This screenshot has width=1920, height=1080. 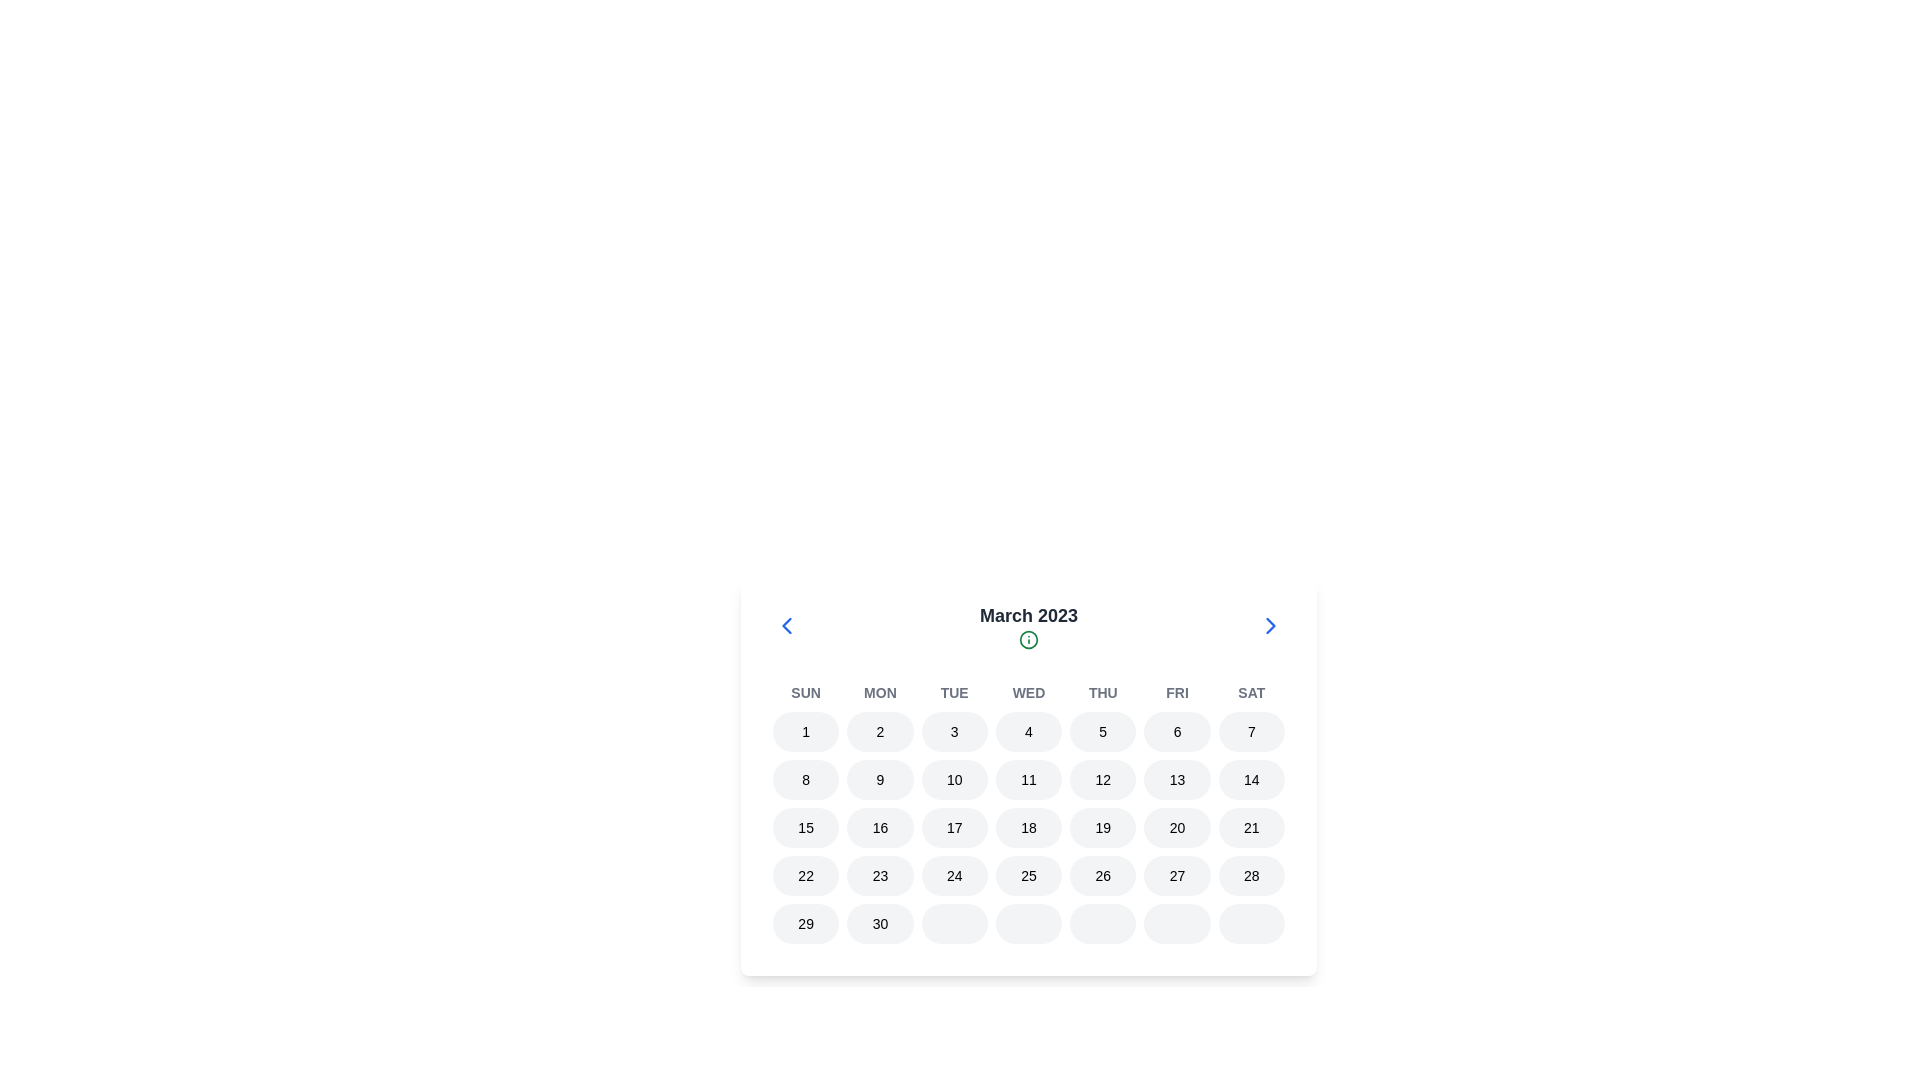 I want to click on the text label displaying 'TUE', which is styled in small uppercase gray font and positioned under the weekday header in the calendar interface, so click(x=953, y=692).